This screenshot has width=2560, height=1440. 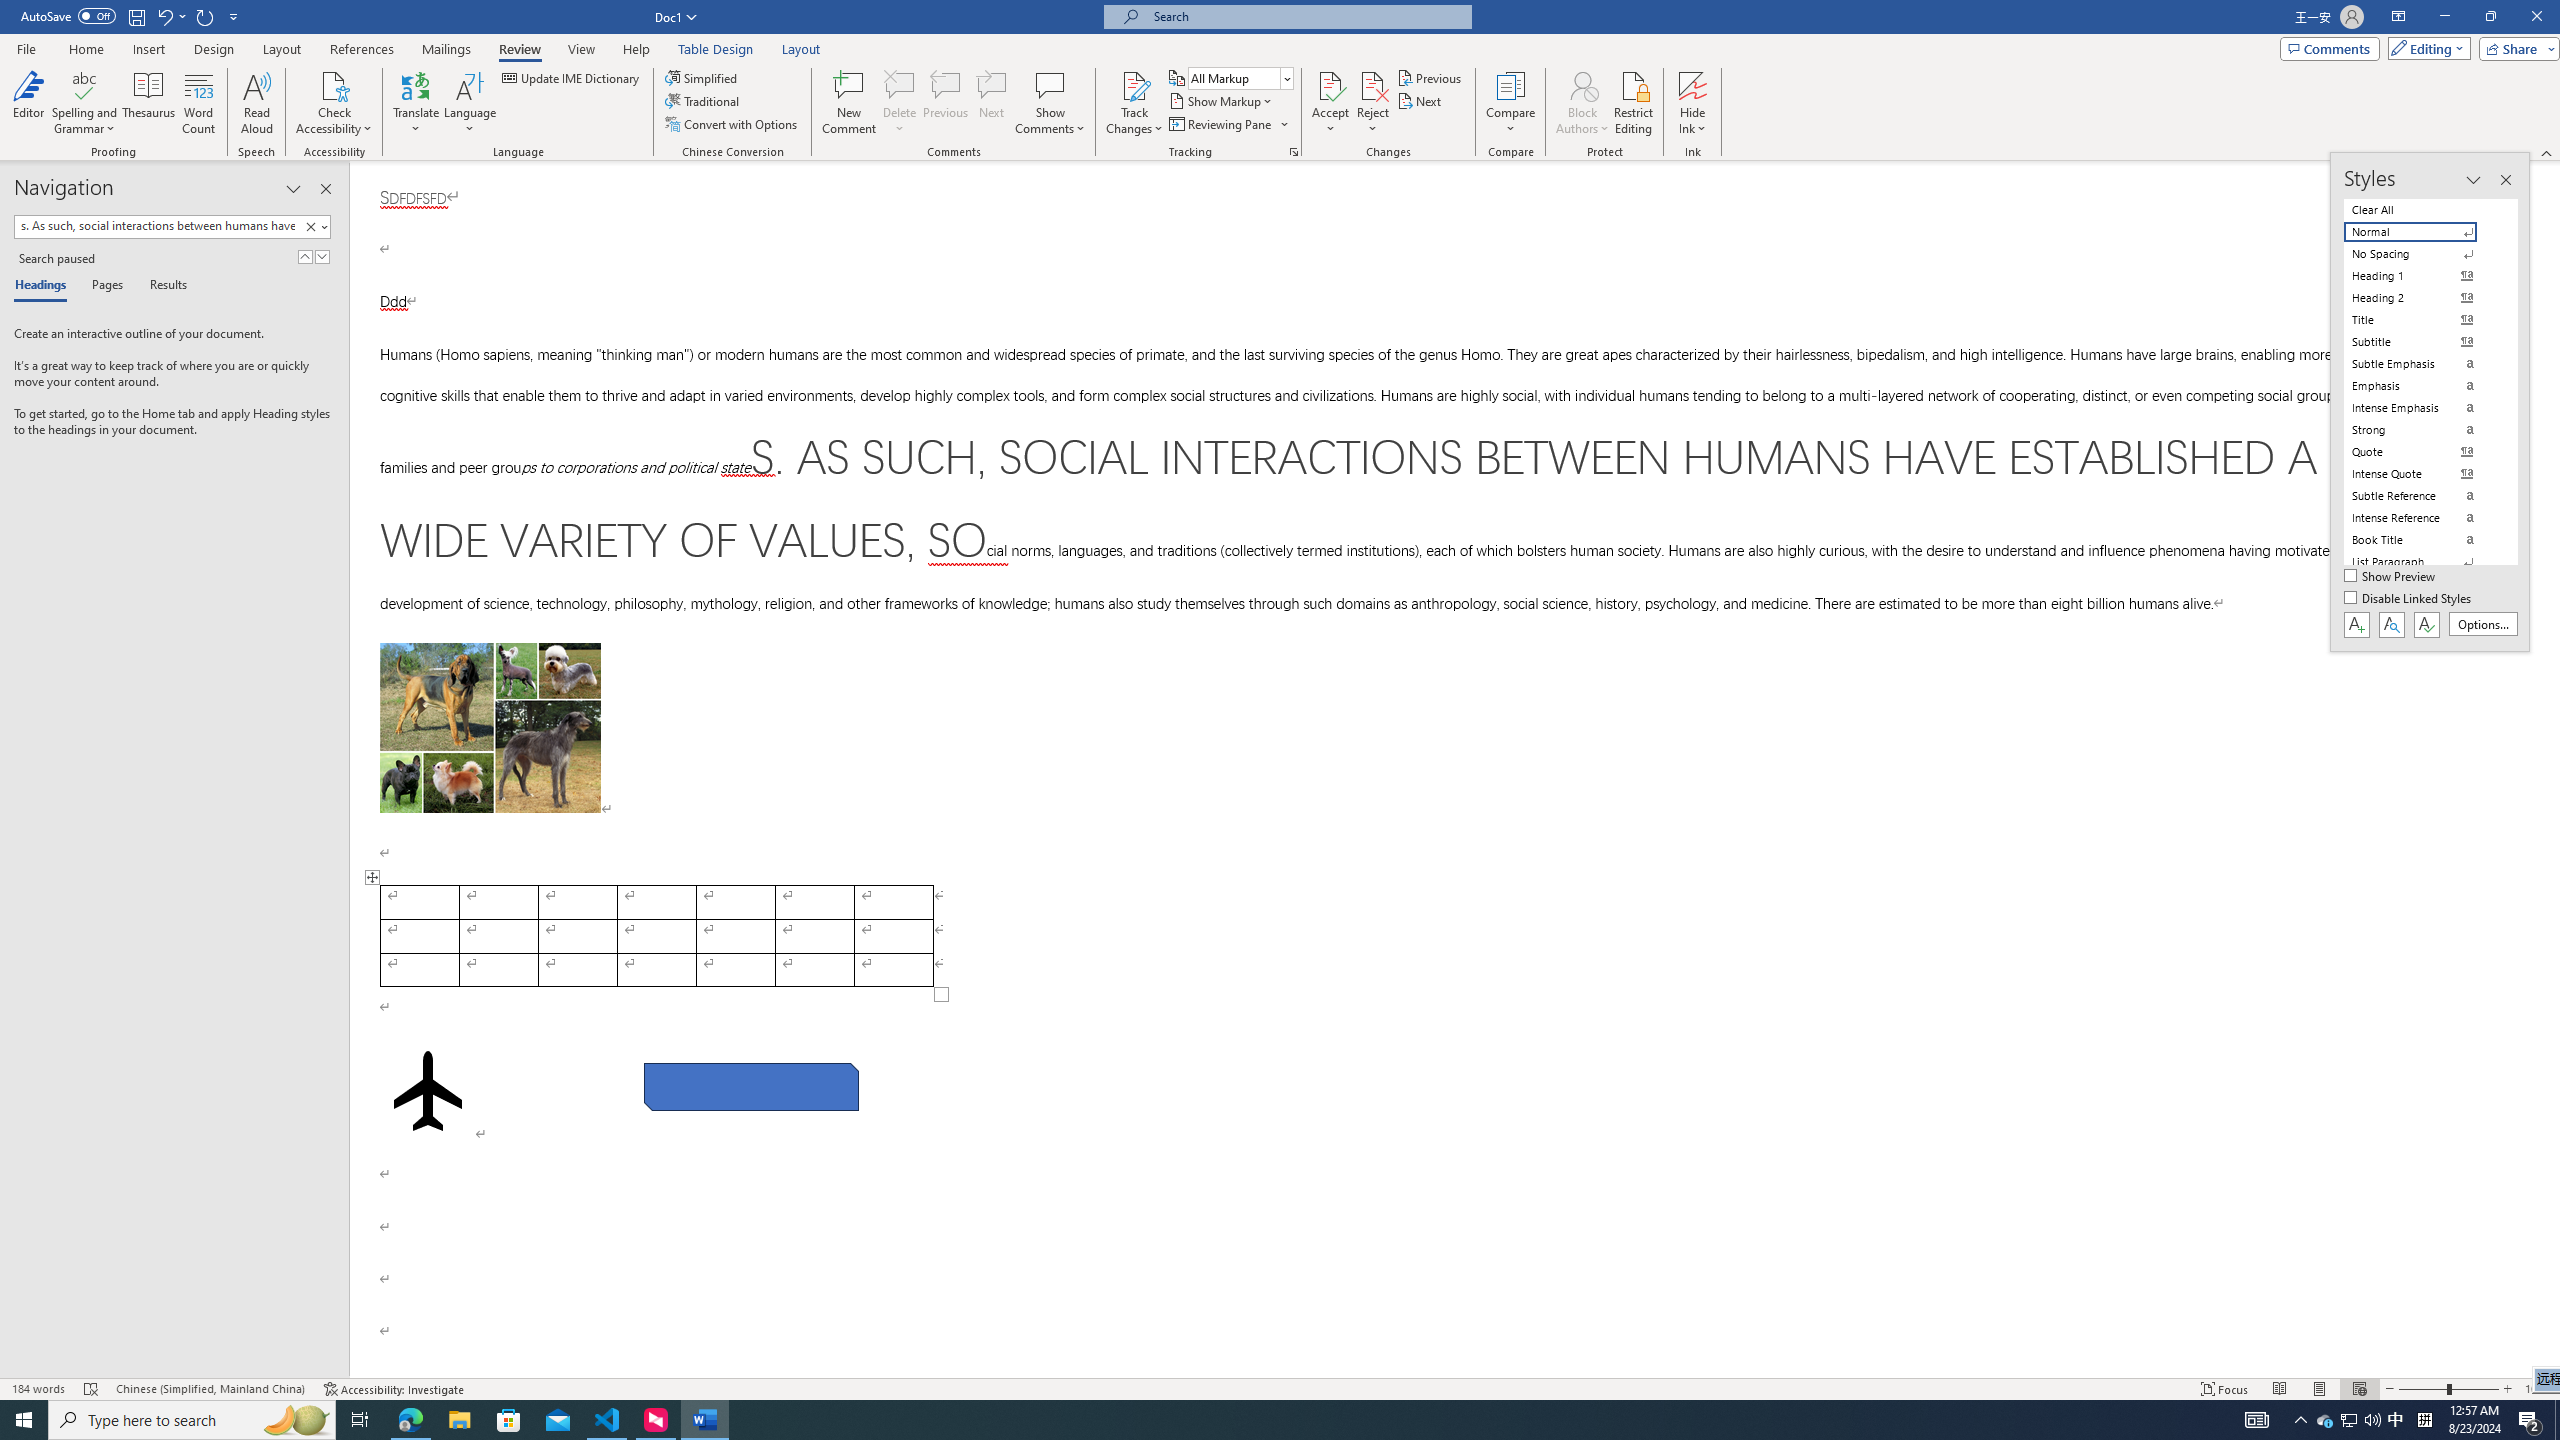 What do you see at coordinates (1049, 84) in the screenshot?
I see `'Show Comments'` at bounding box center [1049, 84].